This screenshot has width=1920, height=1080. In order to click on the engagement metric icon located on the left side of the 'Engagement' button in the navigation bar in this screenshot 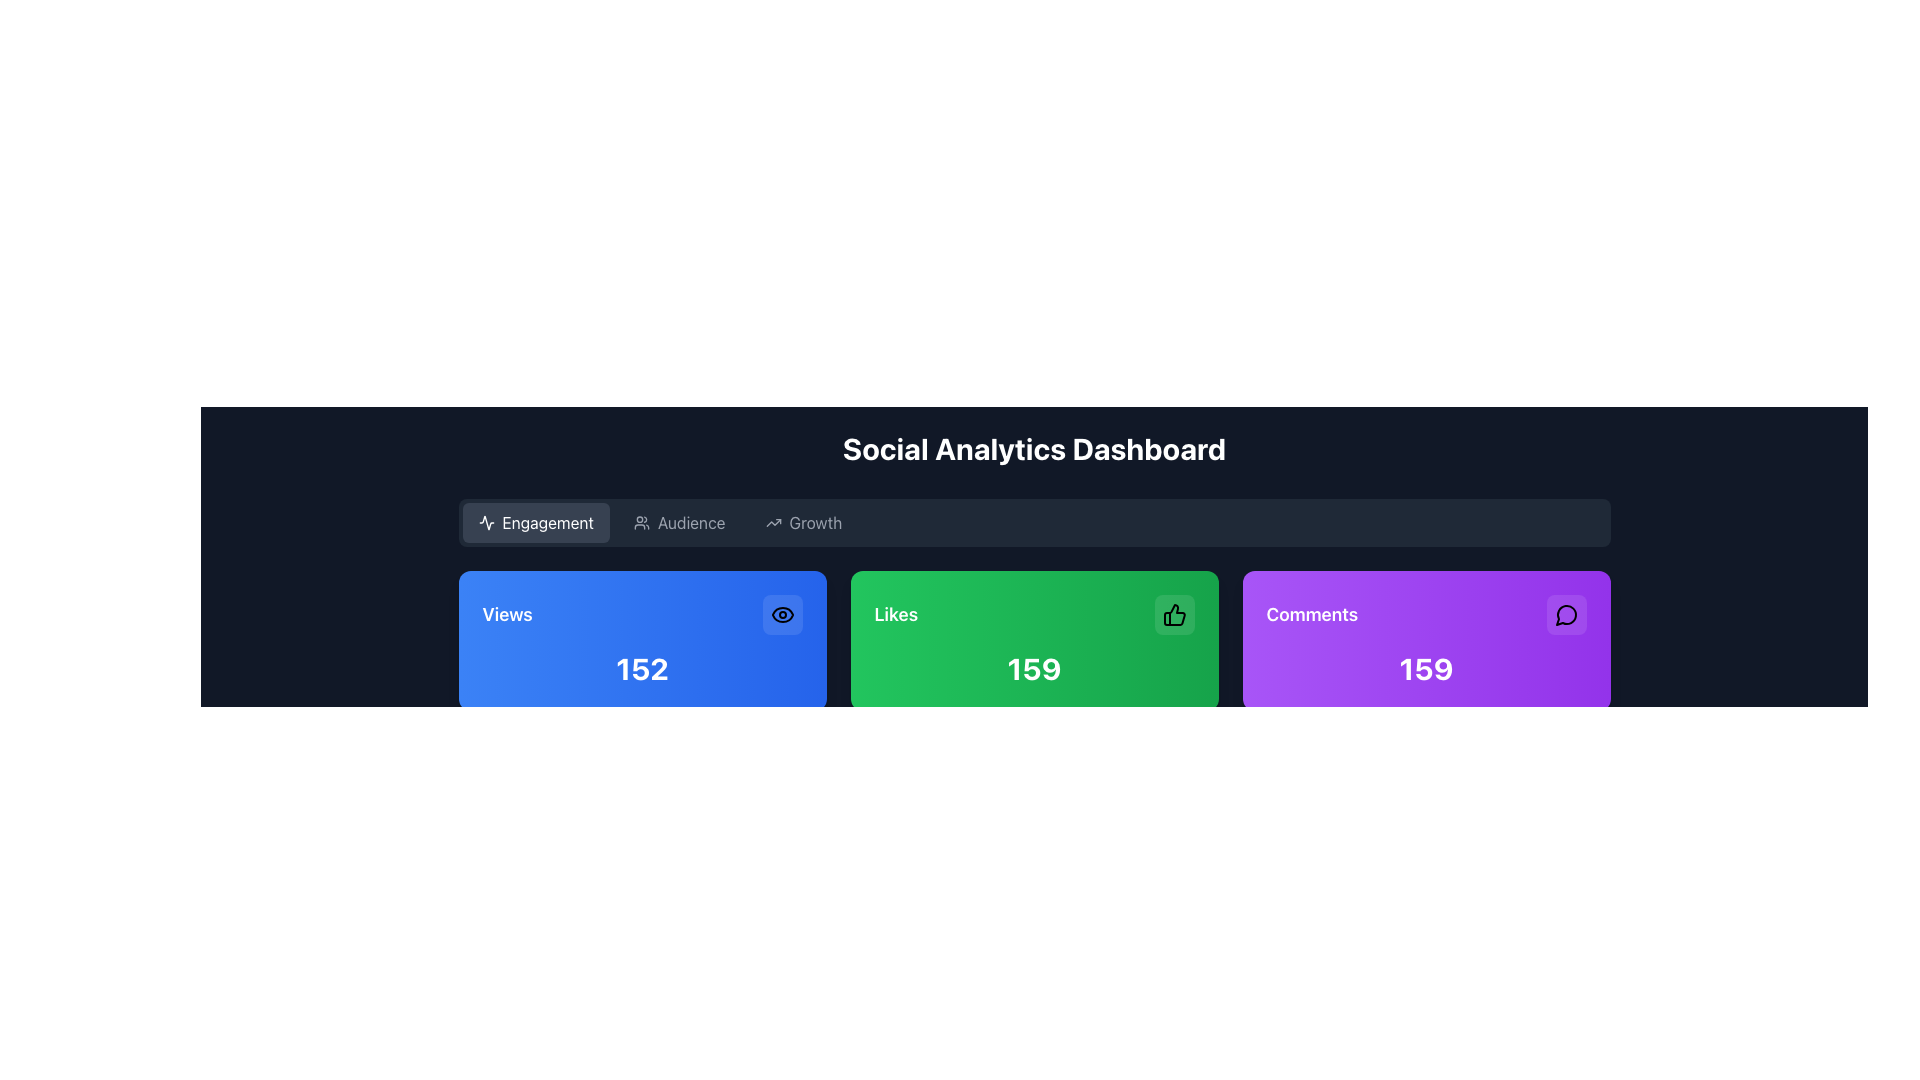, I will do `click(486, 522)`.